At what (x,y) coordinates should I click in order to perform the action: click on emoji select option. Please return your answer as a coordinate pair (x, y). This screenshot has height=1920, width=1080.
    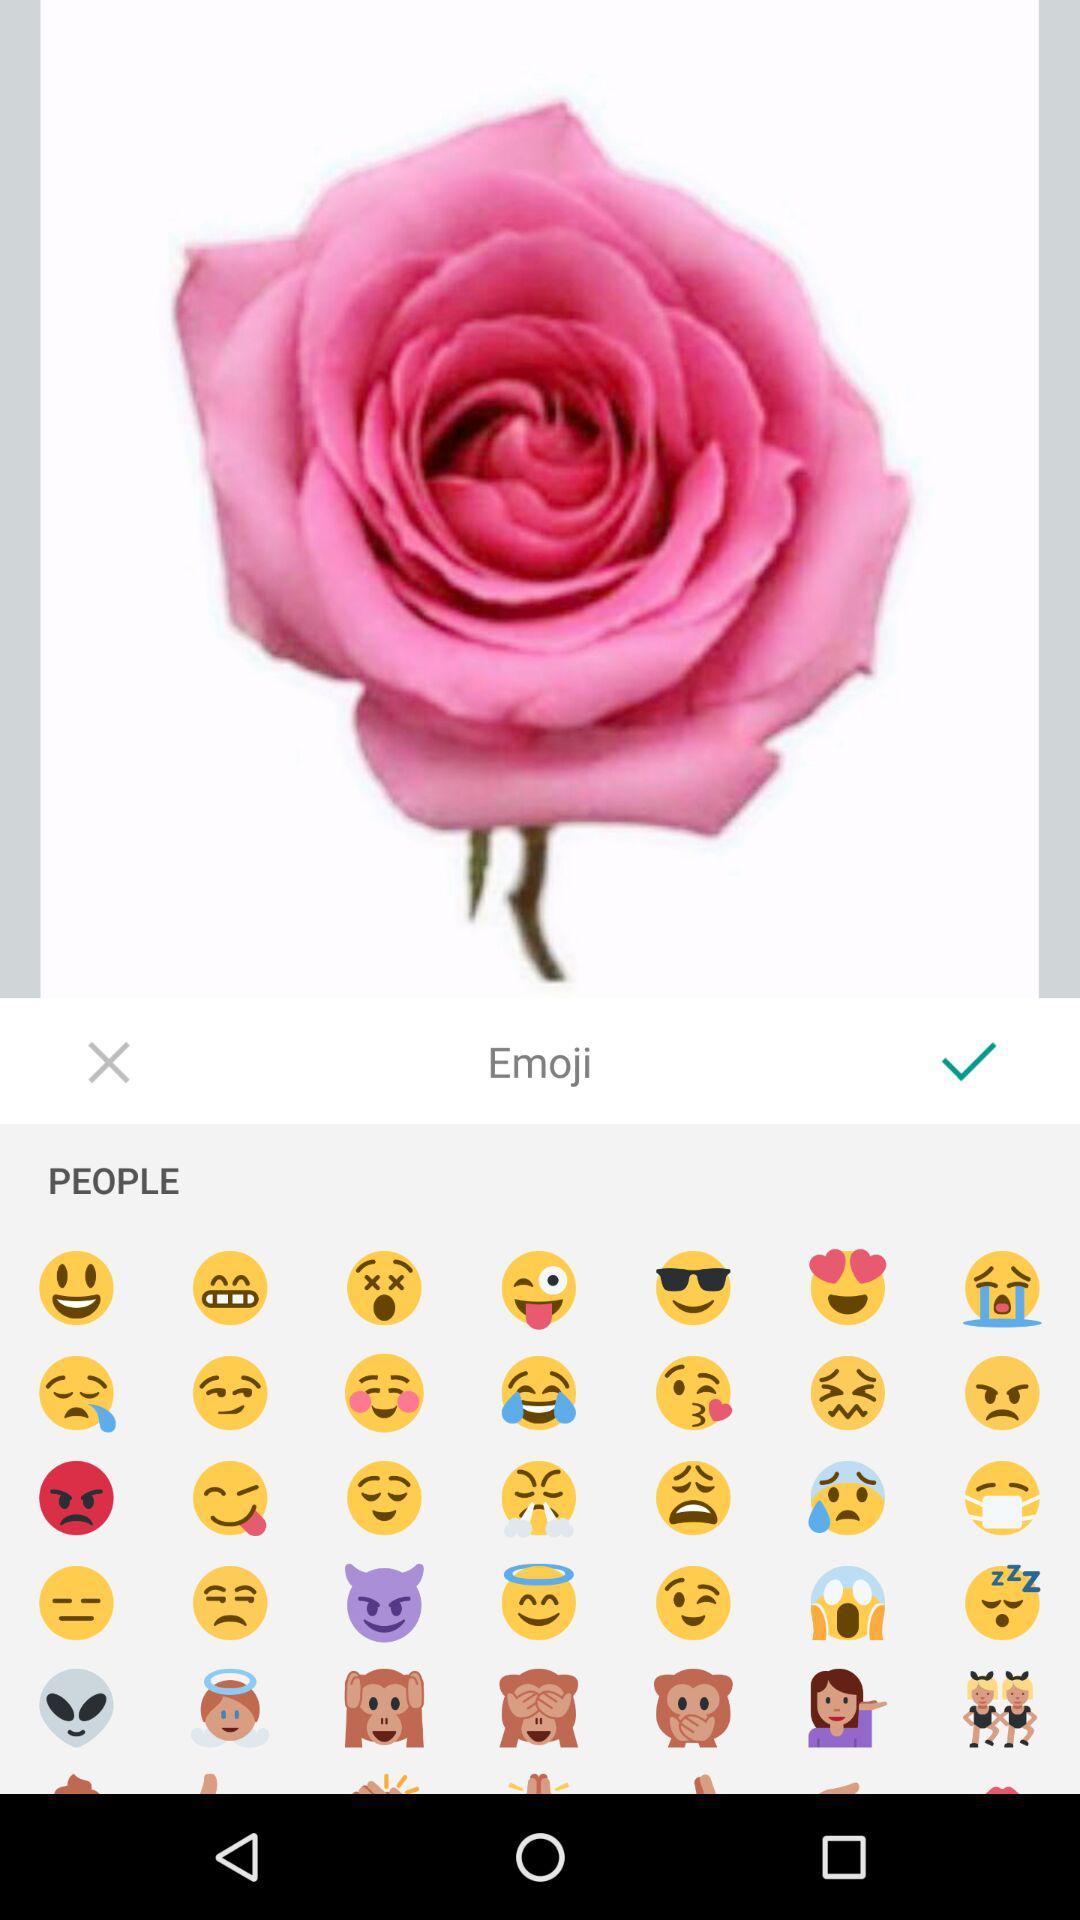
    Looking at the image, I should click on (848, 1498).